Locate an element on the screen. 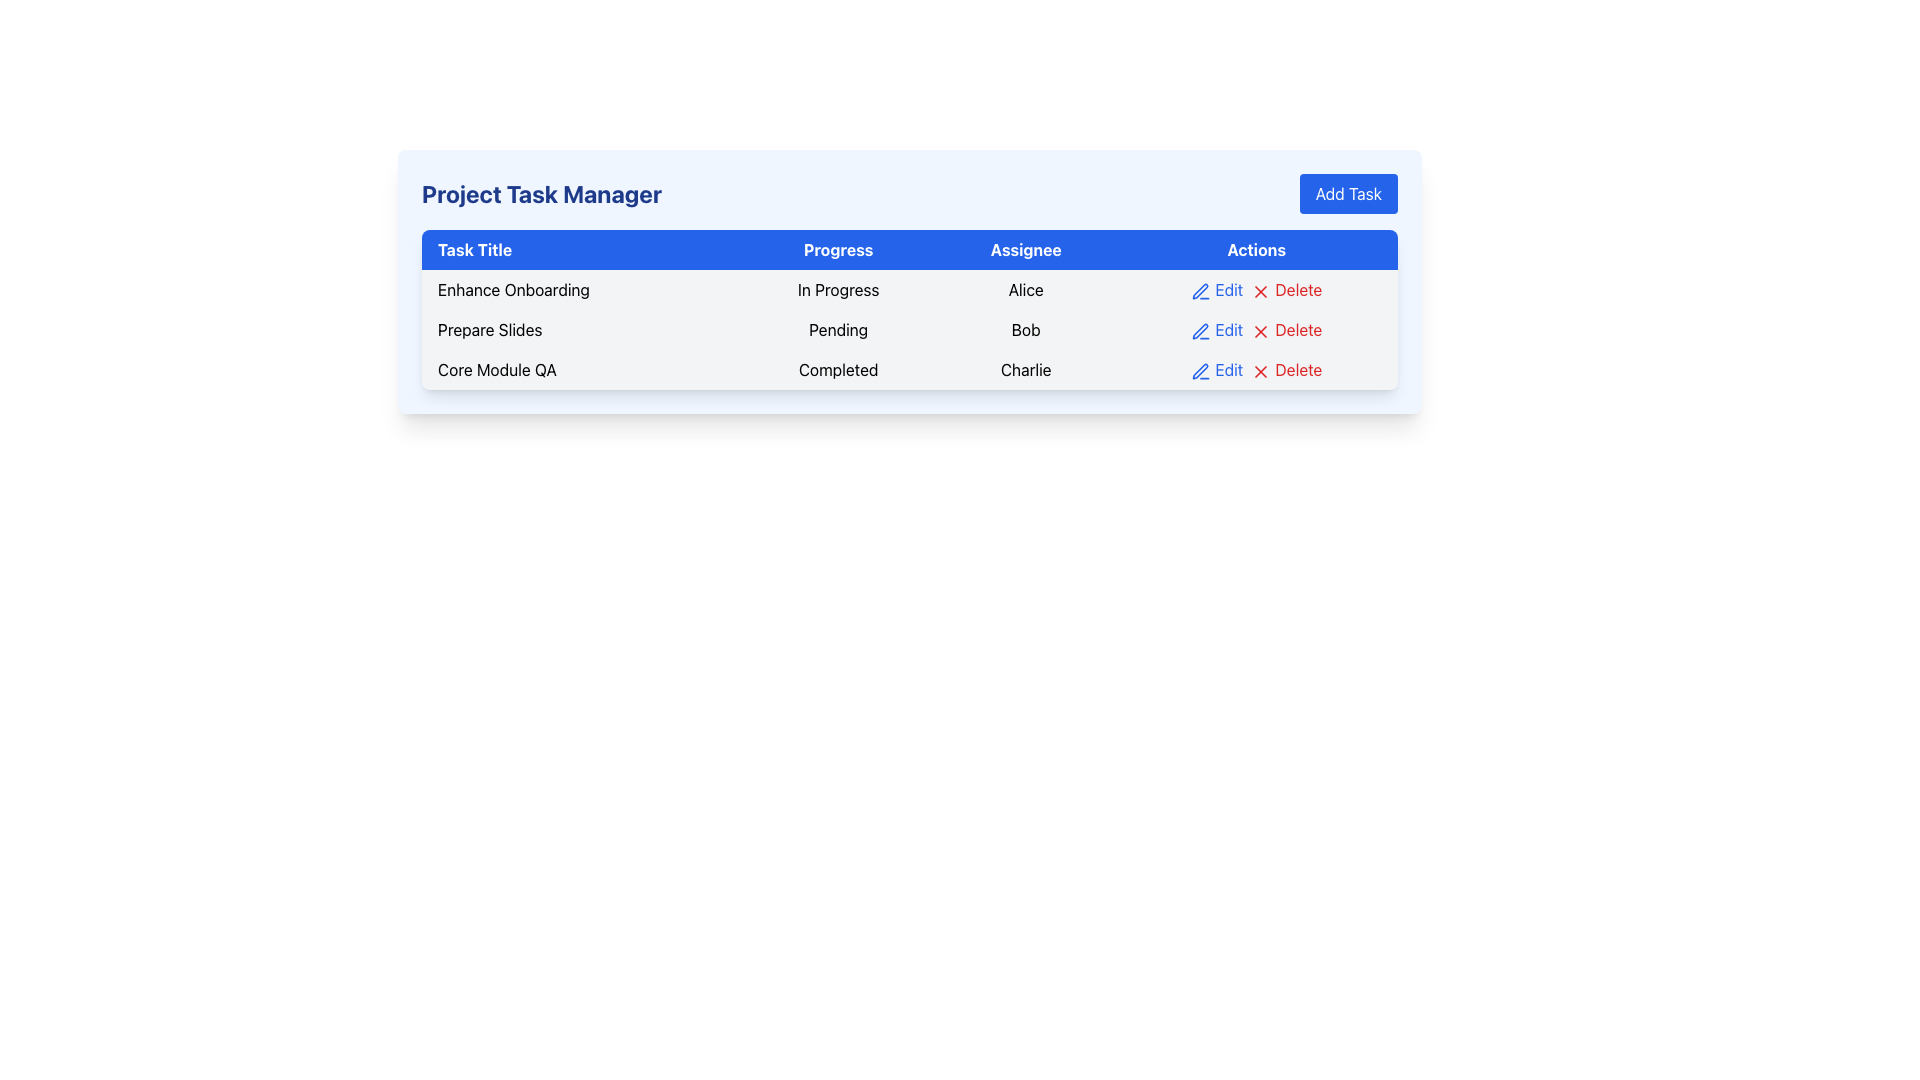 The height and width of the screenshot is (1080, 1920). the second 'Delete' icon in the Actions column is located at coordinates (1260, 330).